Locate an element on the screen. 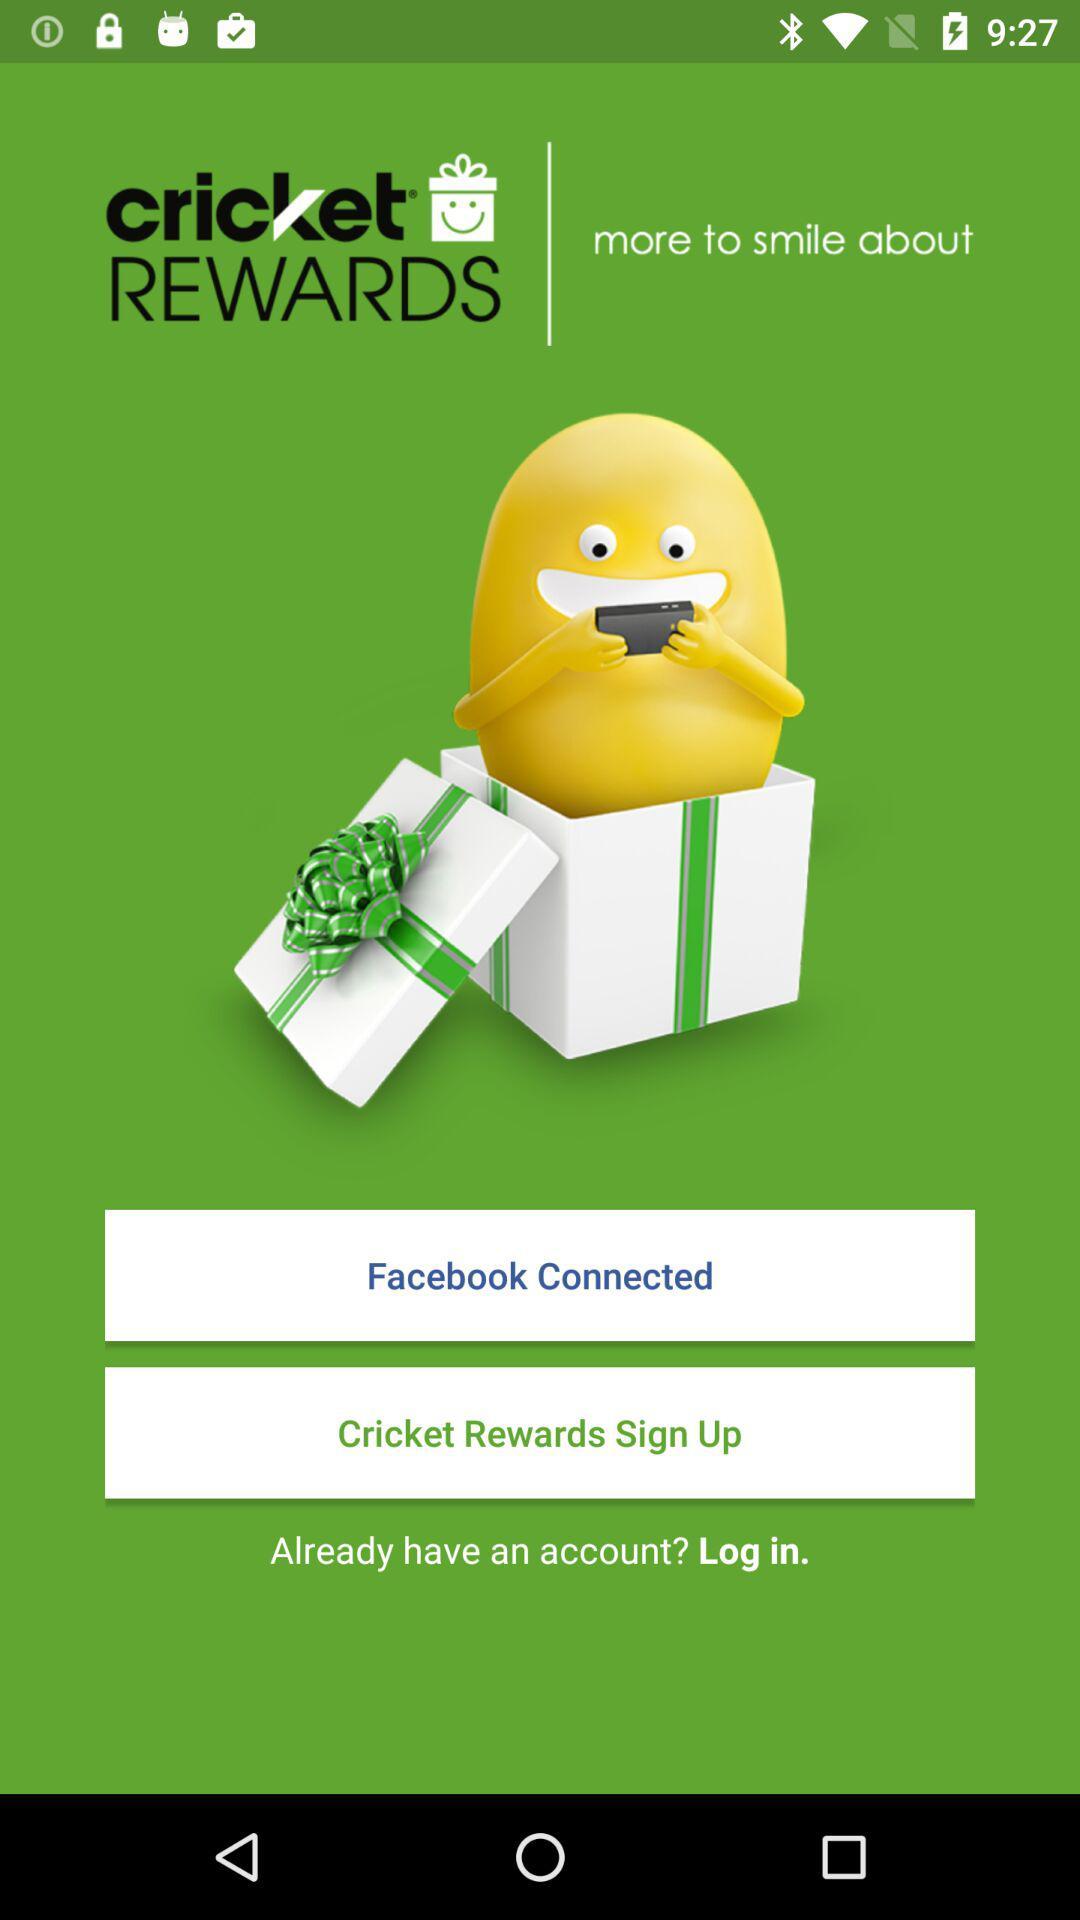 This screenshot has width=1080, height=1920. item below facebook connected item is located at coordinates (540, 1431).